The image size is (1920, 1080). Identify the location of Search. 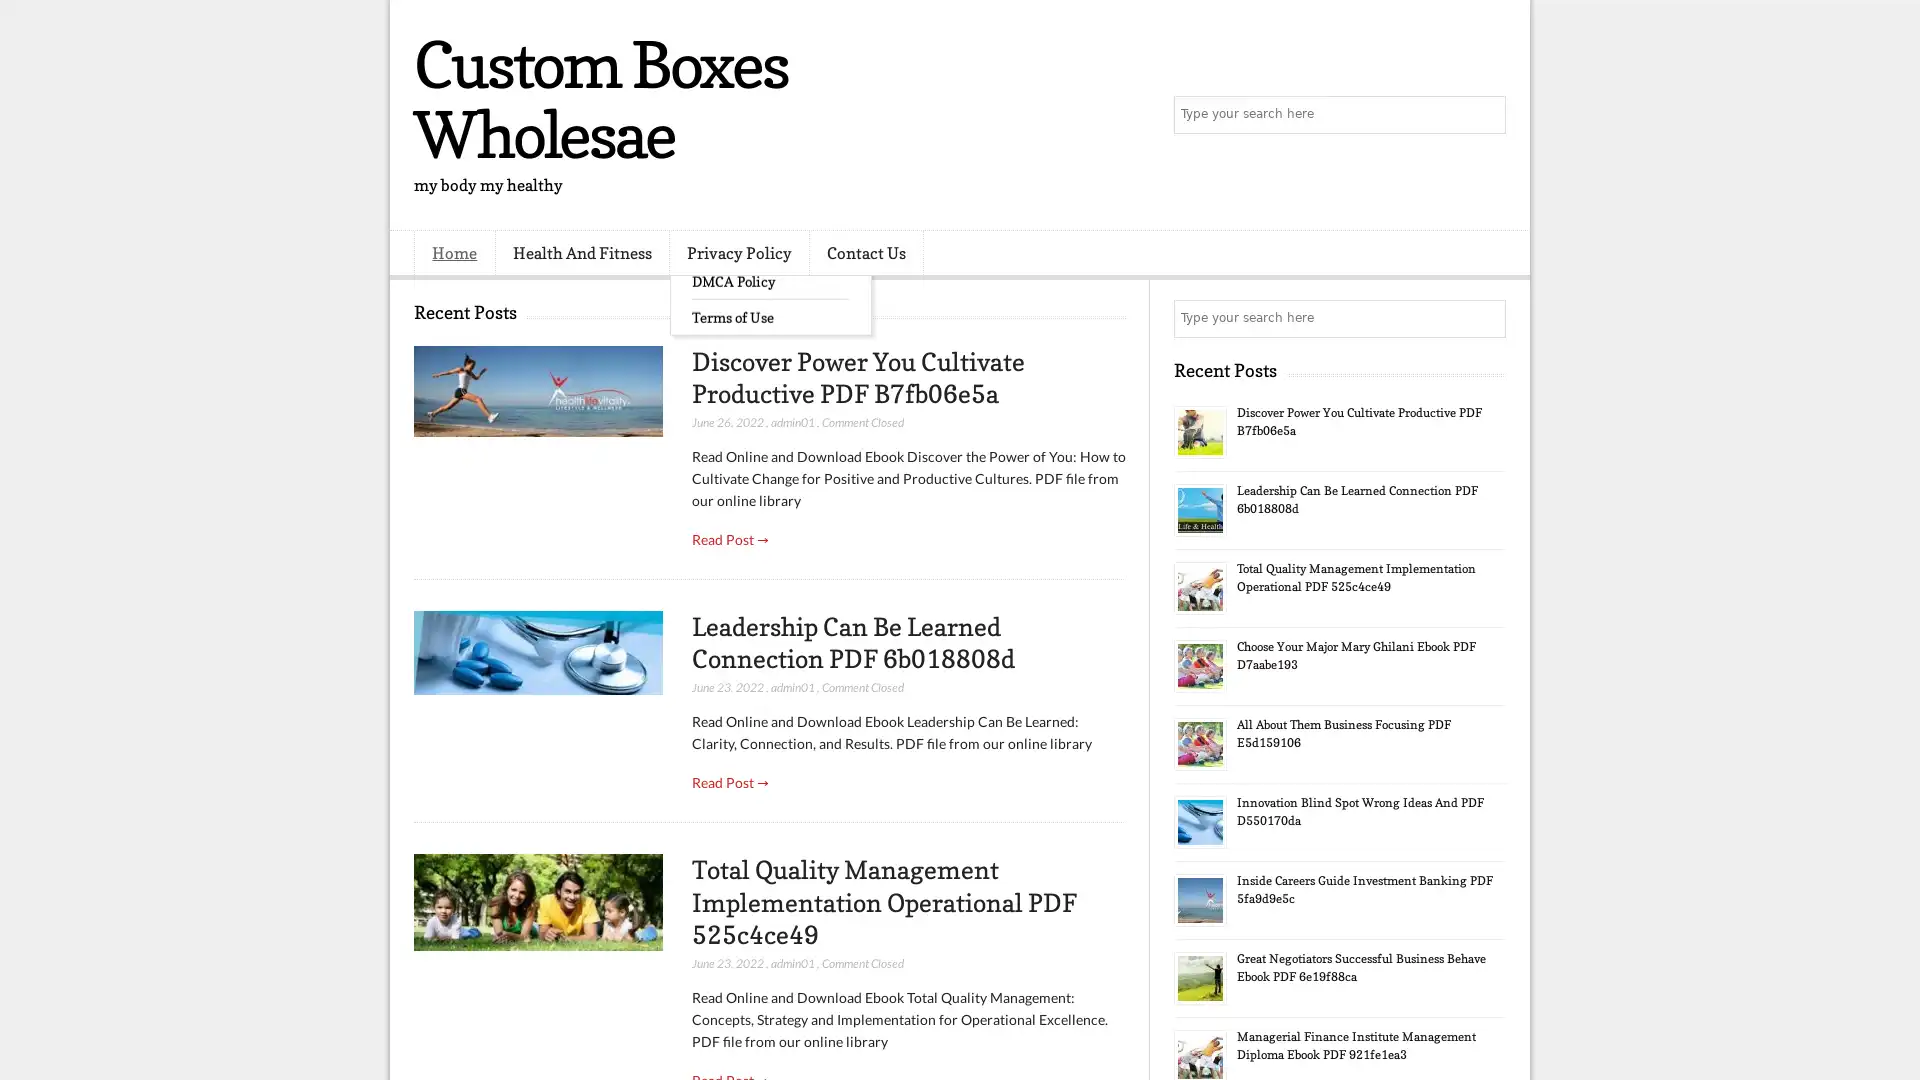
(1485, 318).